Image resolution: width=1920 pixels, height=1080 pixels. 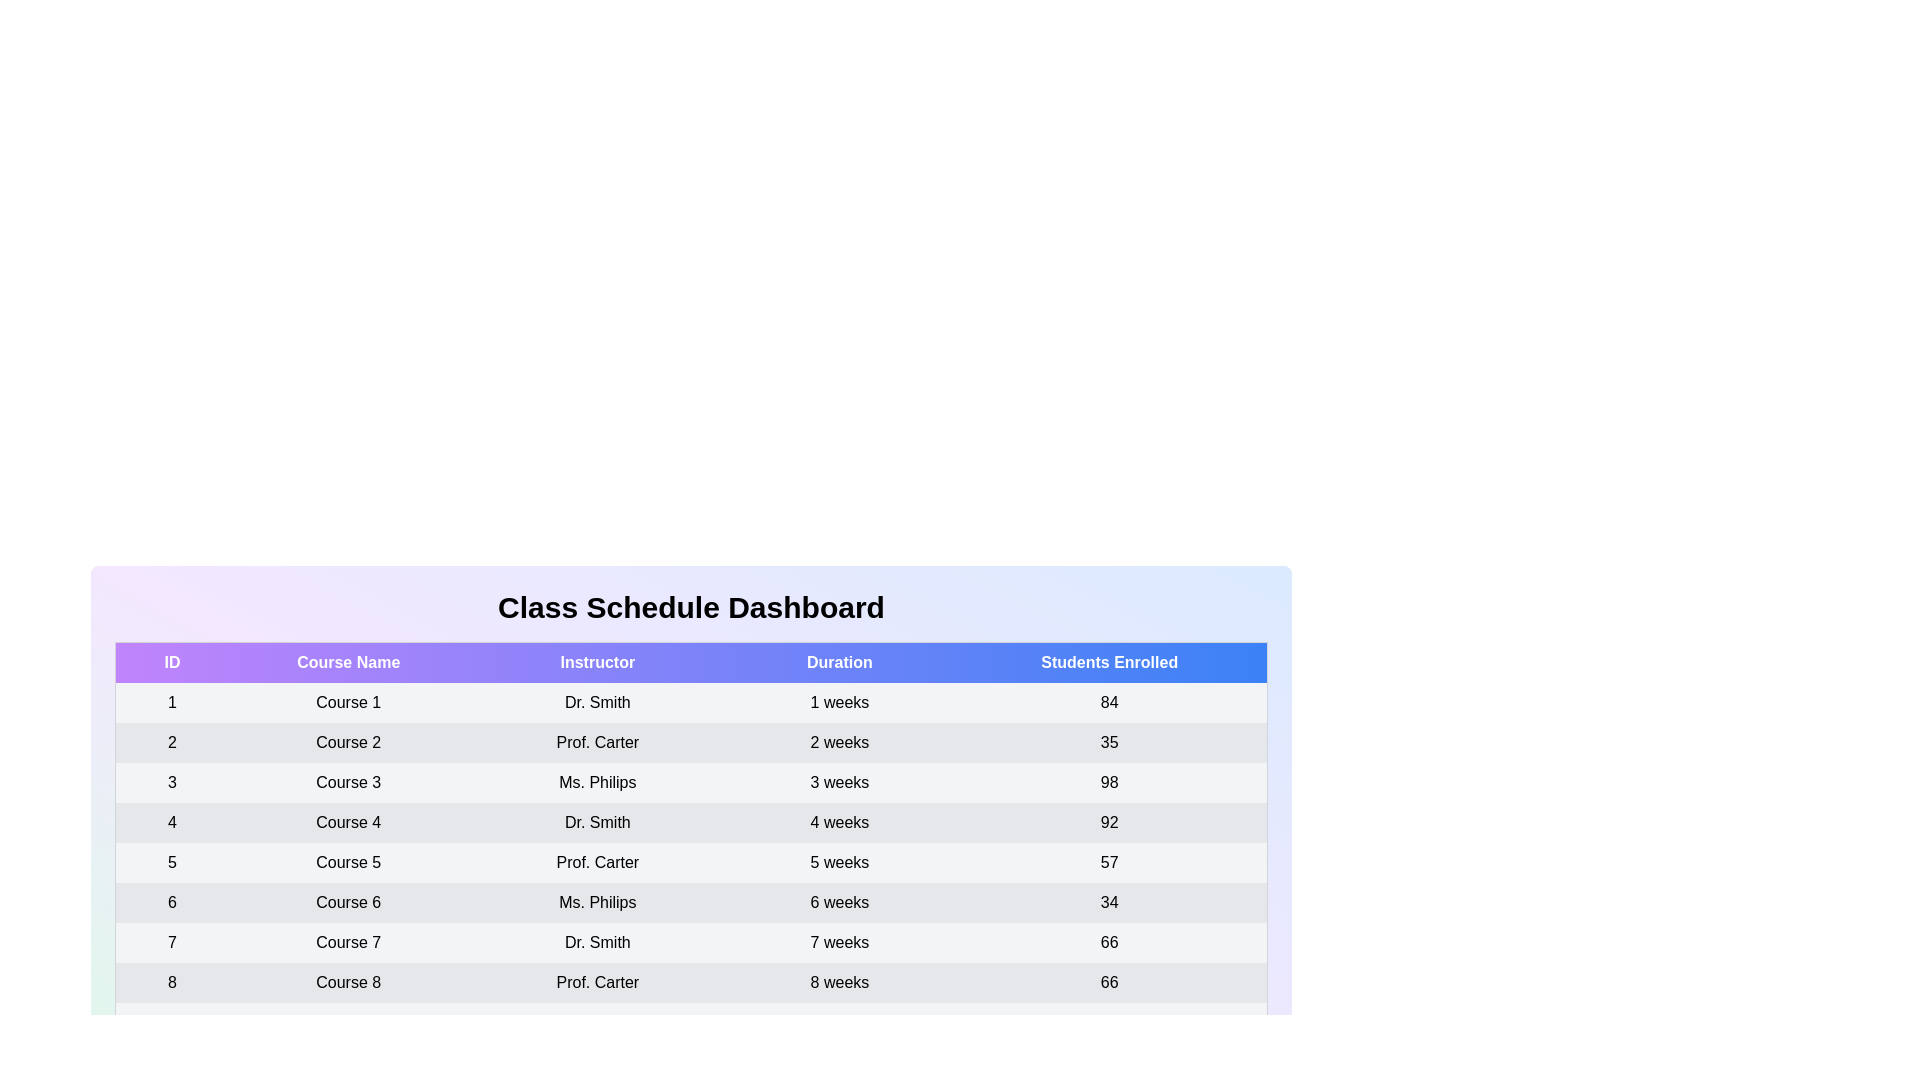 What do you see at coordinates (172, 662) in the screenshot?
I see `the table header ID to sort the table by that column` at bounding box center [172, 662].